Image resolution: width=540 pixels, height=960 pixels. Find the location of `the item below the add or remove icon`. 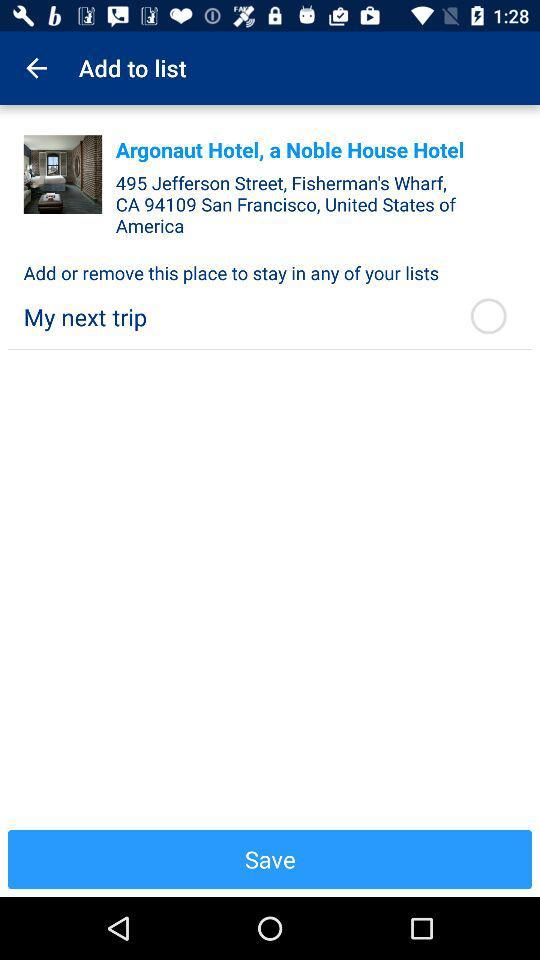

the item below the add or remove icon is located at coordinates (233, 317).